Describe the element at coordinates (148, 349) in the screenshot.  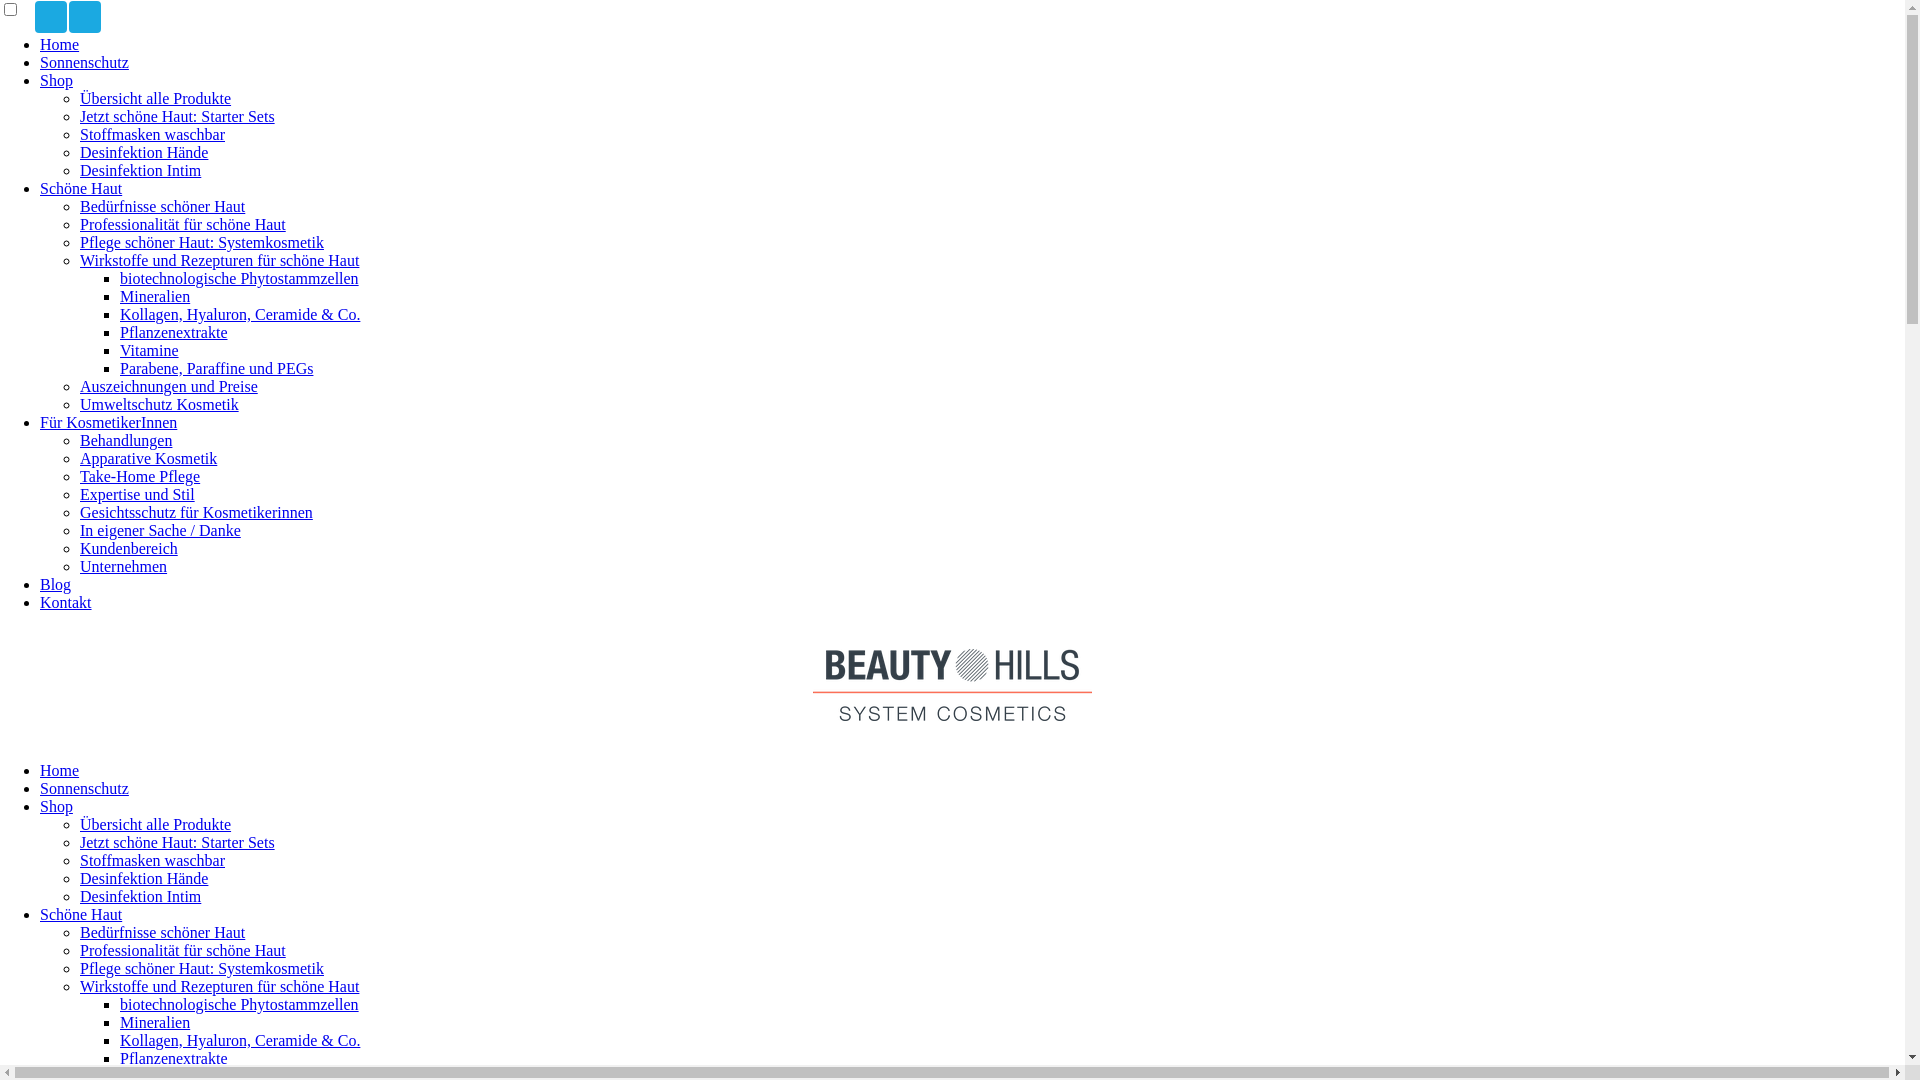
I see `'Vitamine'` at that location.